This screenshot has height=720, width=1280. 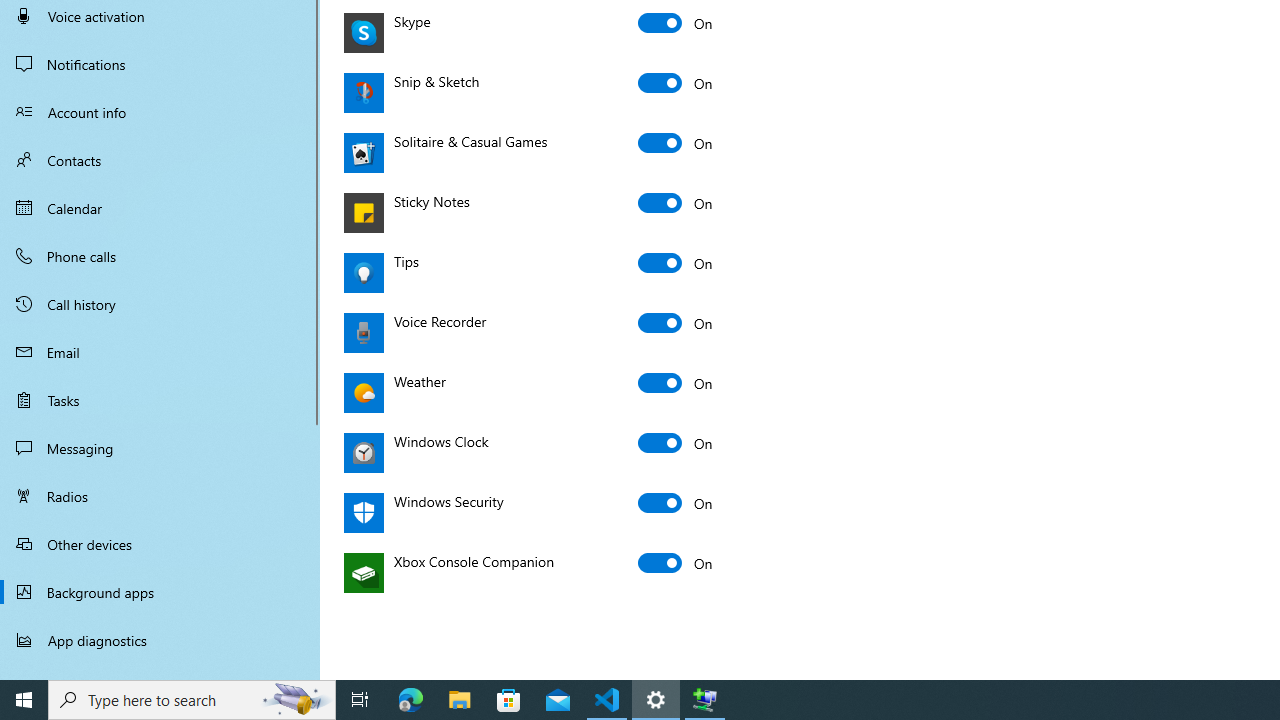 What do you see at coordinates (160, 447) in the screenshot?
I see `'Messaging'` at bounding box center [160, 447].